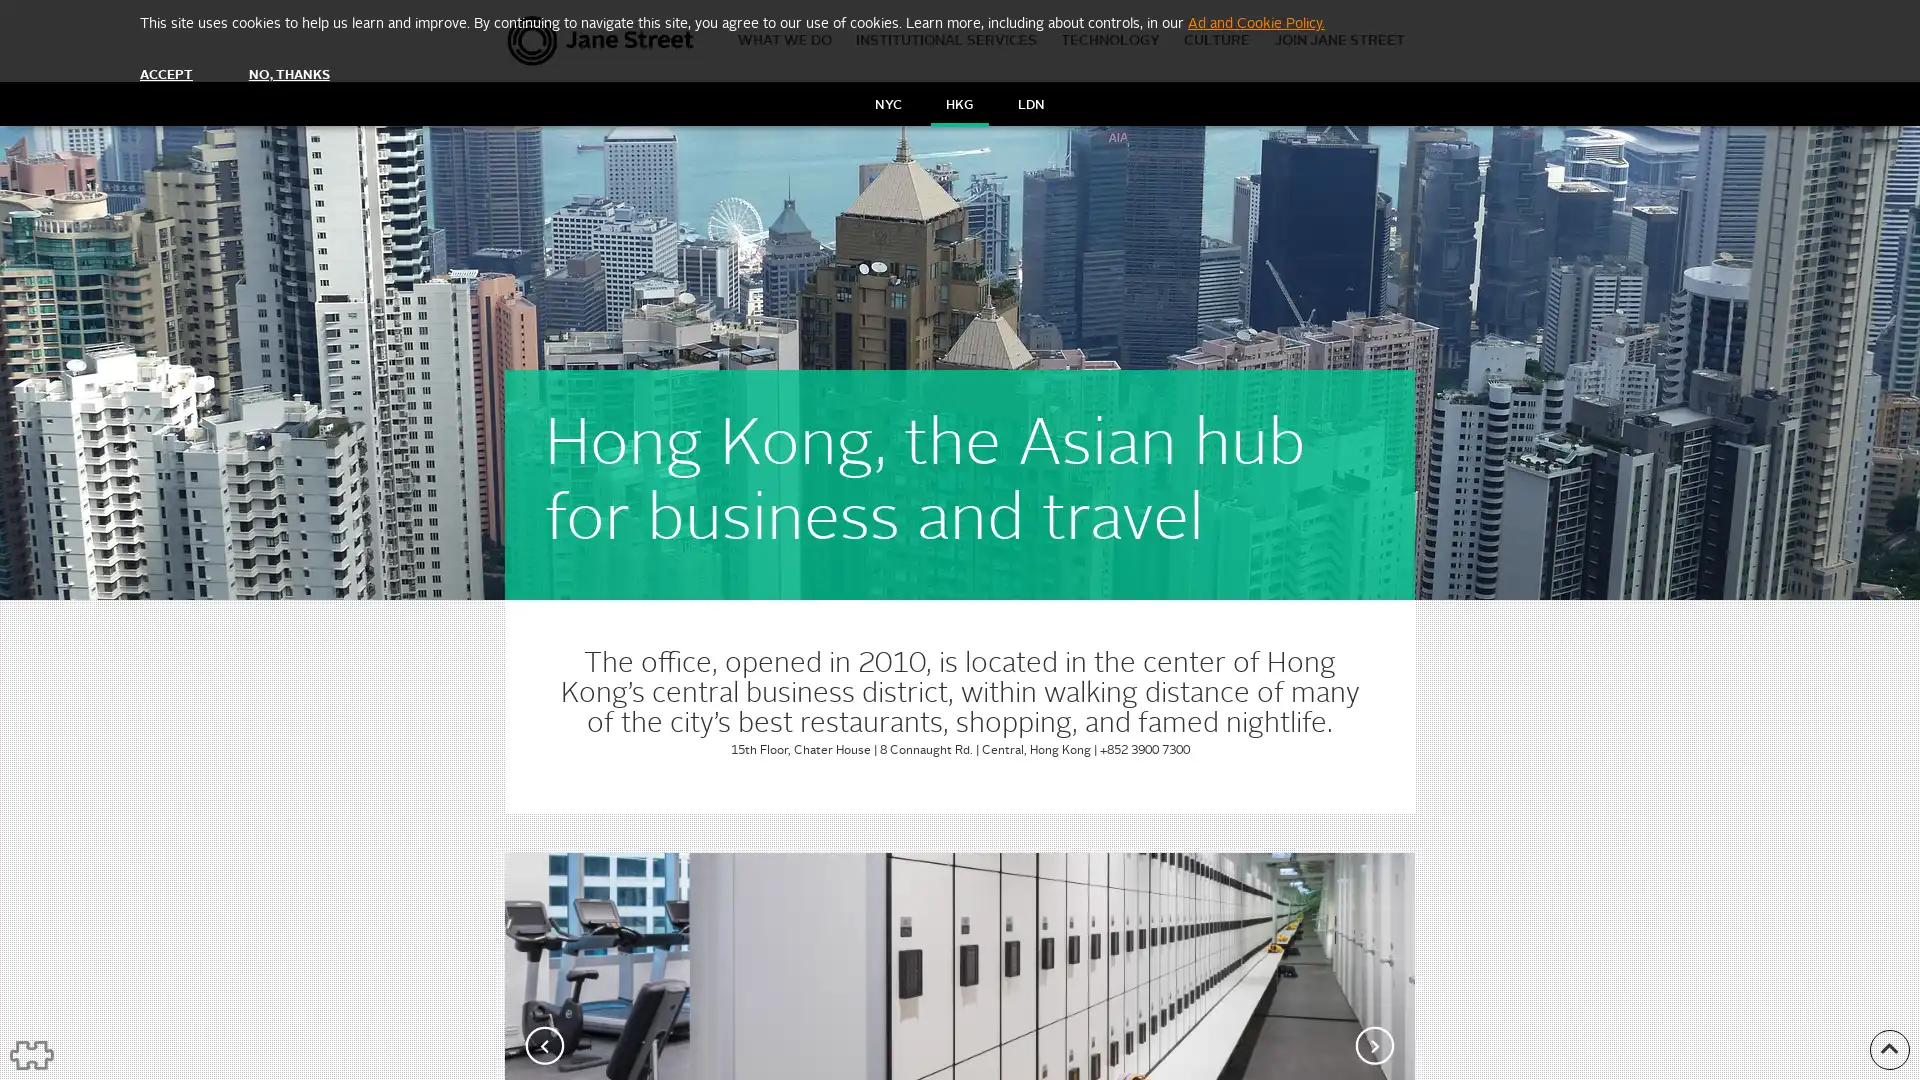 The image size is (1920, 1080). I want to click on learn more about cookies, so click(1255, 23).